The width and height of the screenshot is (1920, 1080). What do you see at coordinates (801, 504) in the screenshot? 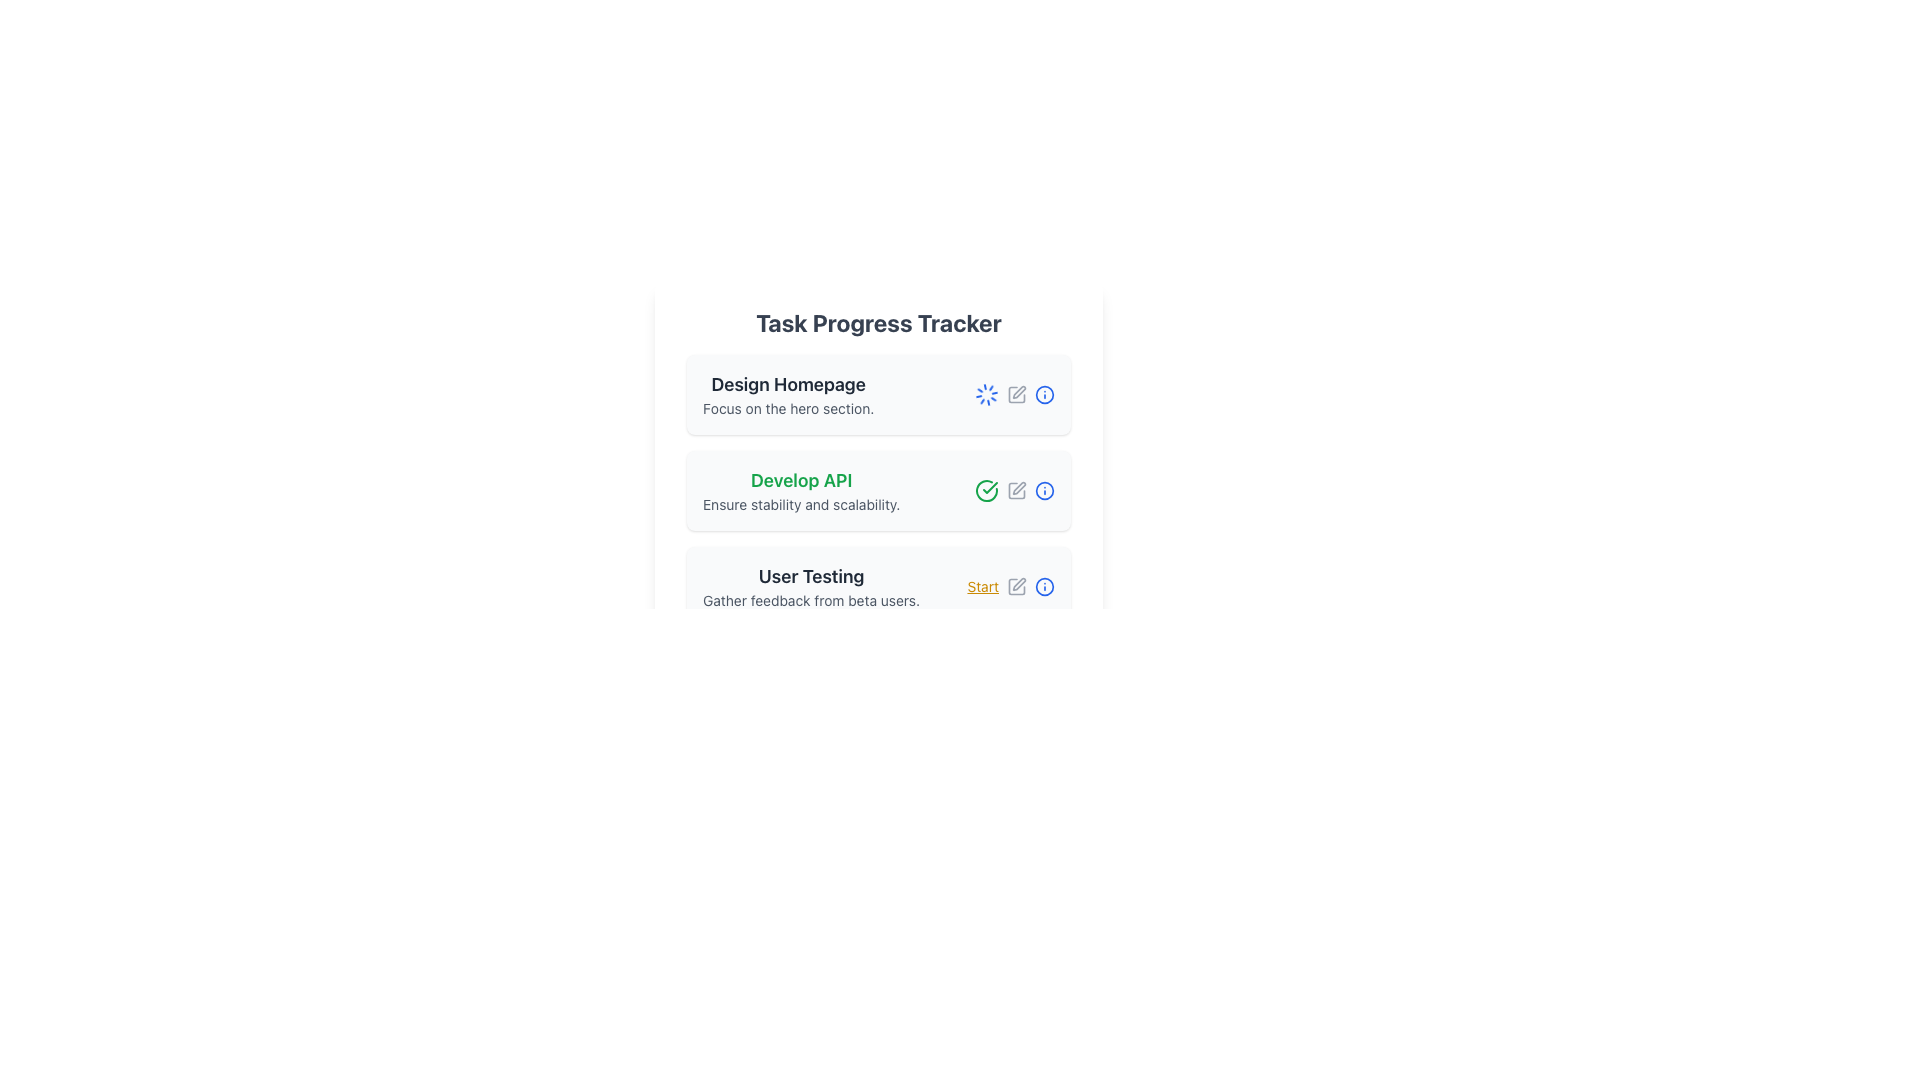
I see `the descriptive text label stating 'Ensure stability and scalability', which is styled in a smaller grey font and positioned below the heading 'Develop API' within the second task card` at bounding box center [801, 504].